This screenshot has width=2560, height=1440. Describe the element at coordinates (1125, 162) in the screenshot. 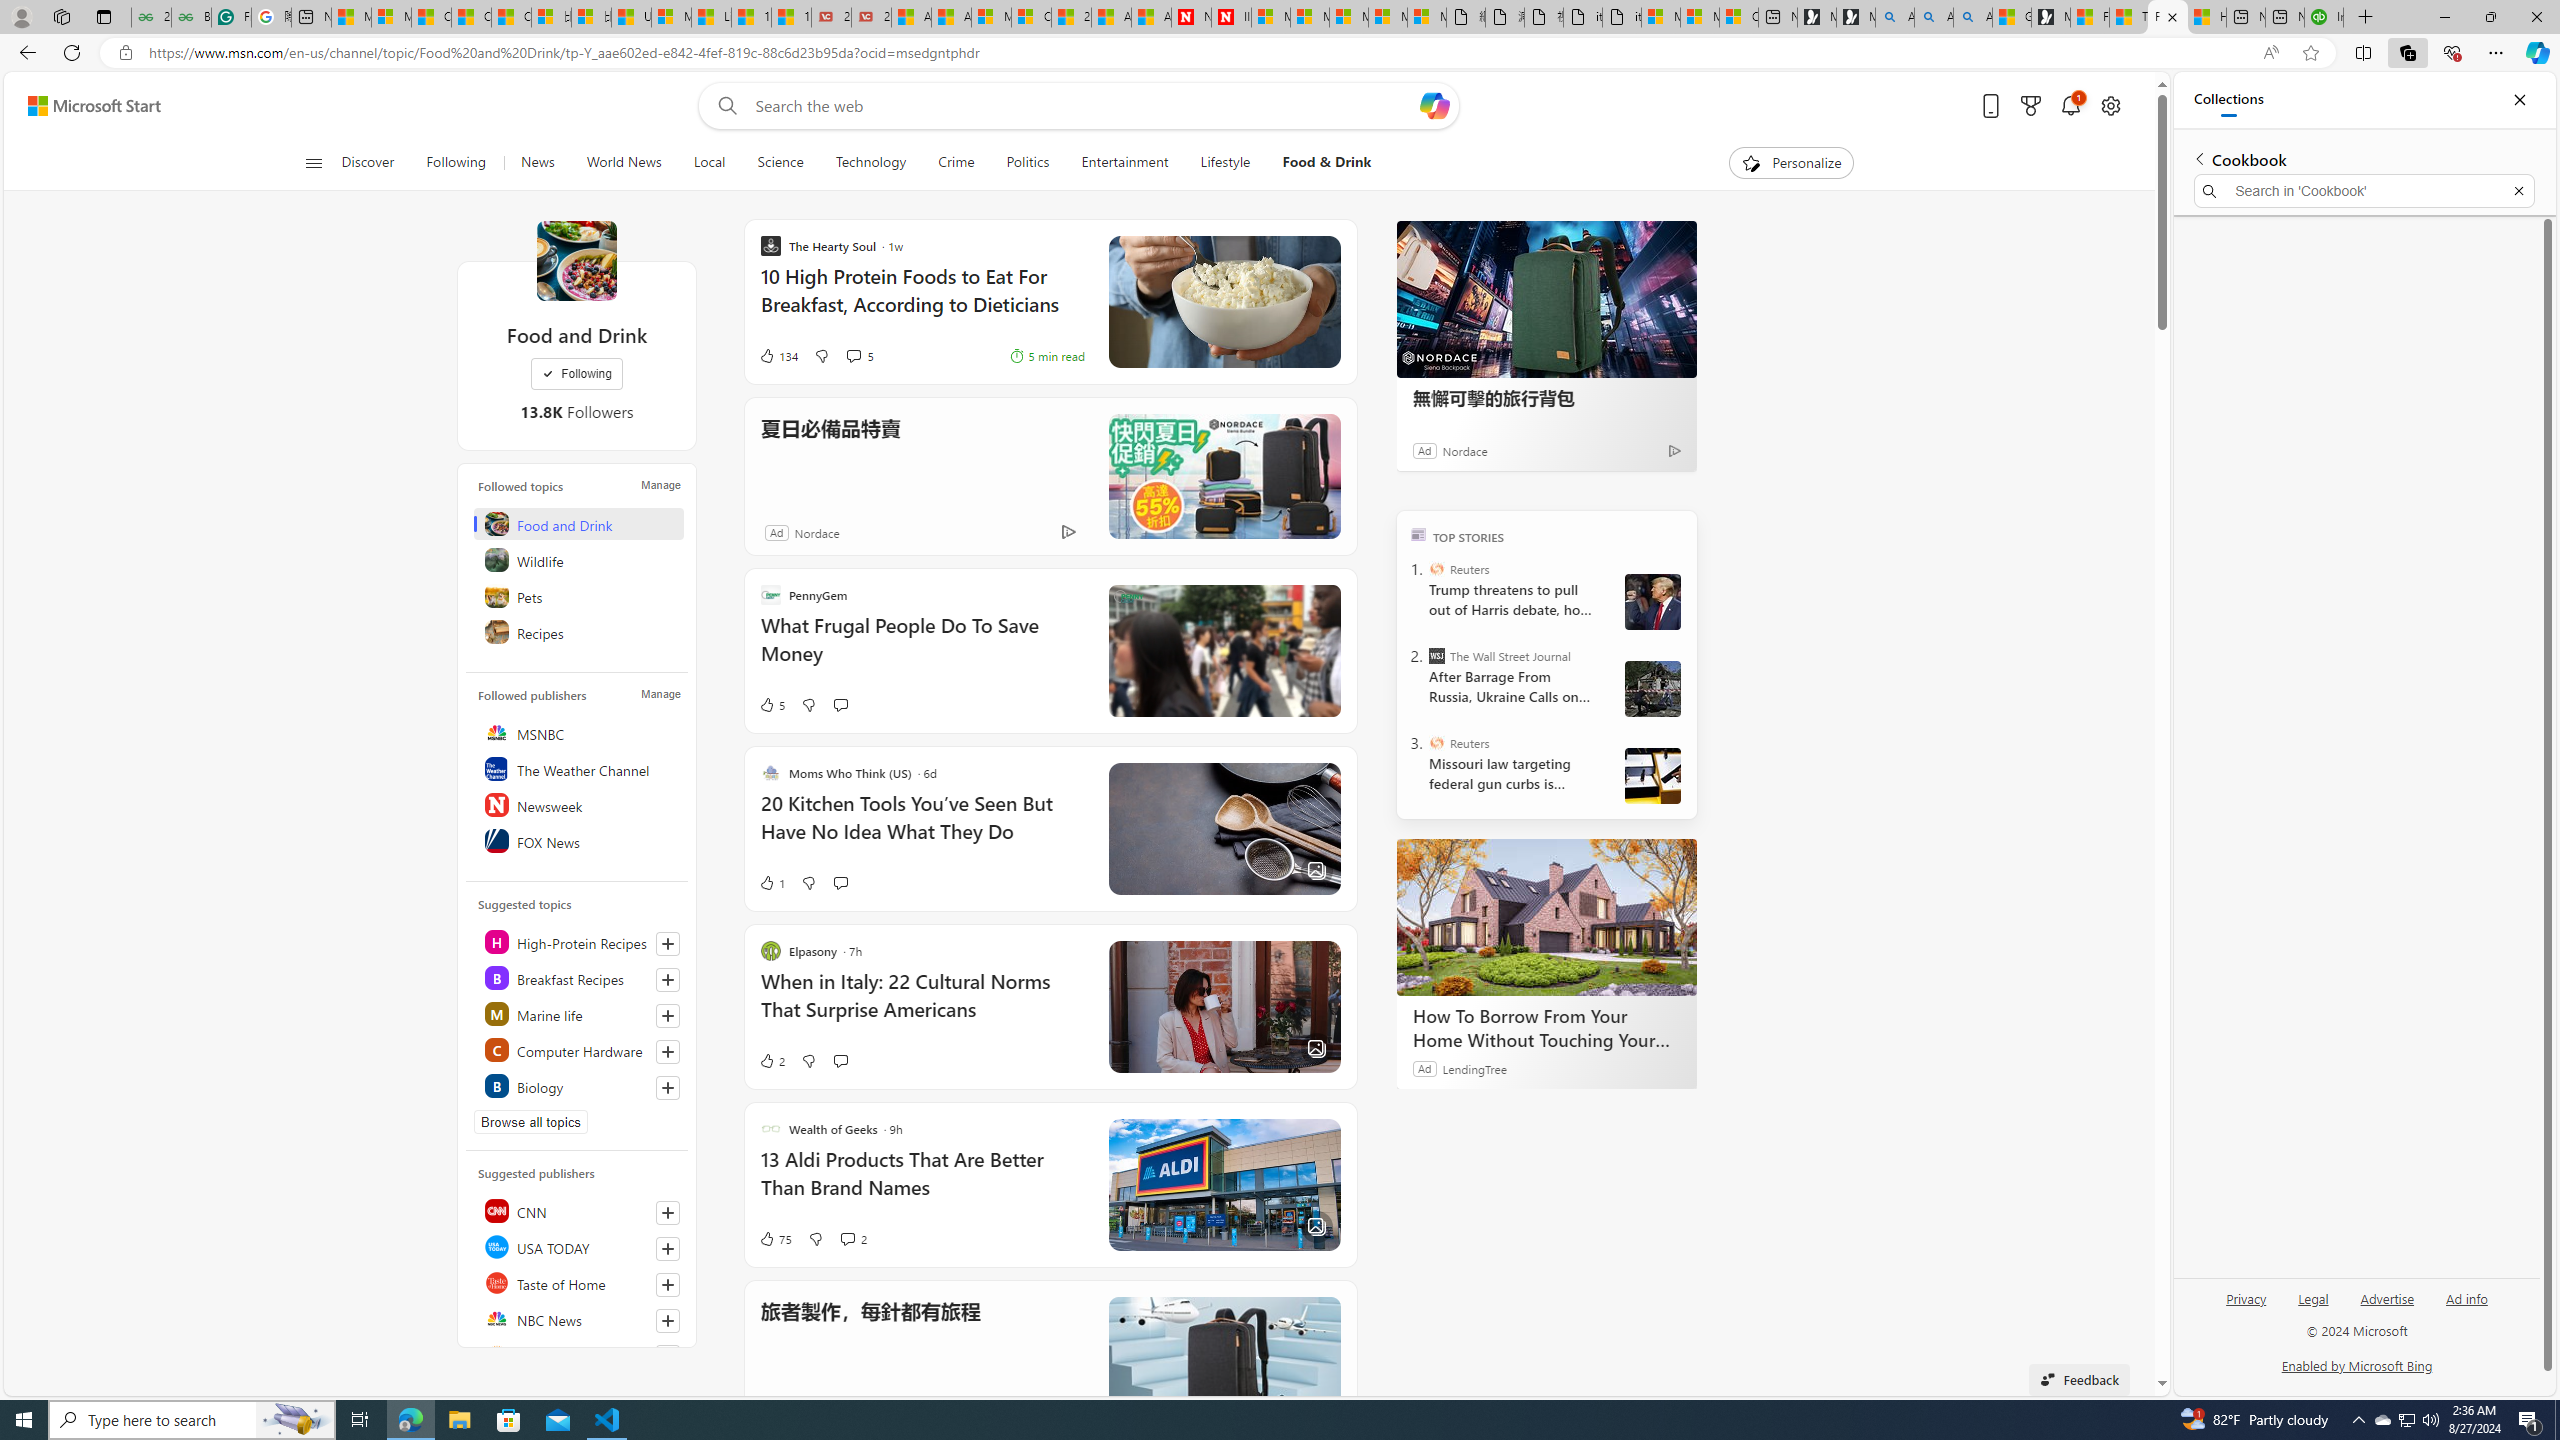

I see `'Entertainment'` at that location.